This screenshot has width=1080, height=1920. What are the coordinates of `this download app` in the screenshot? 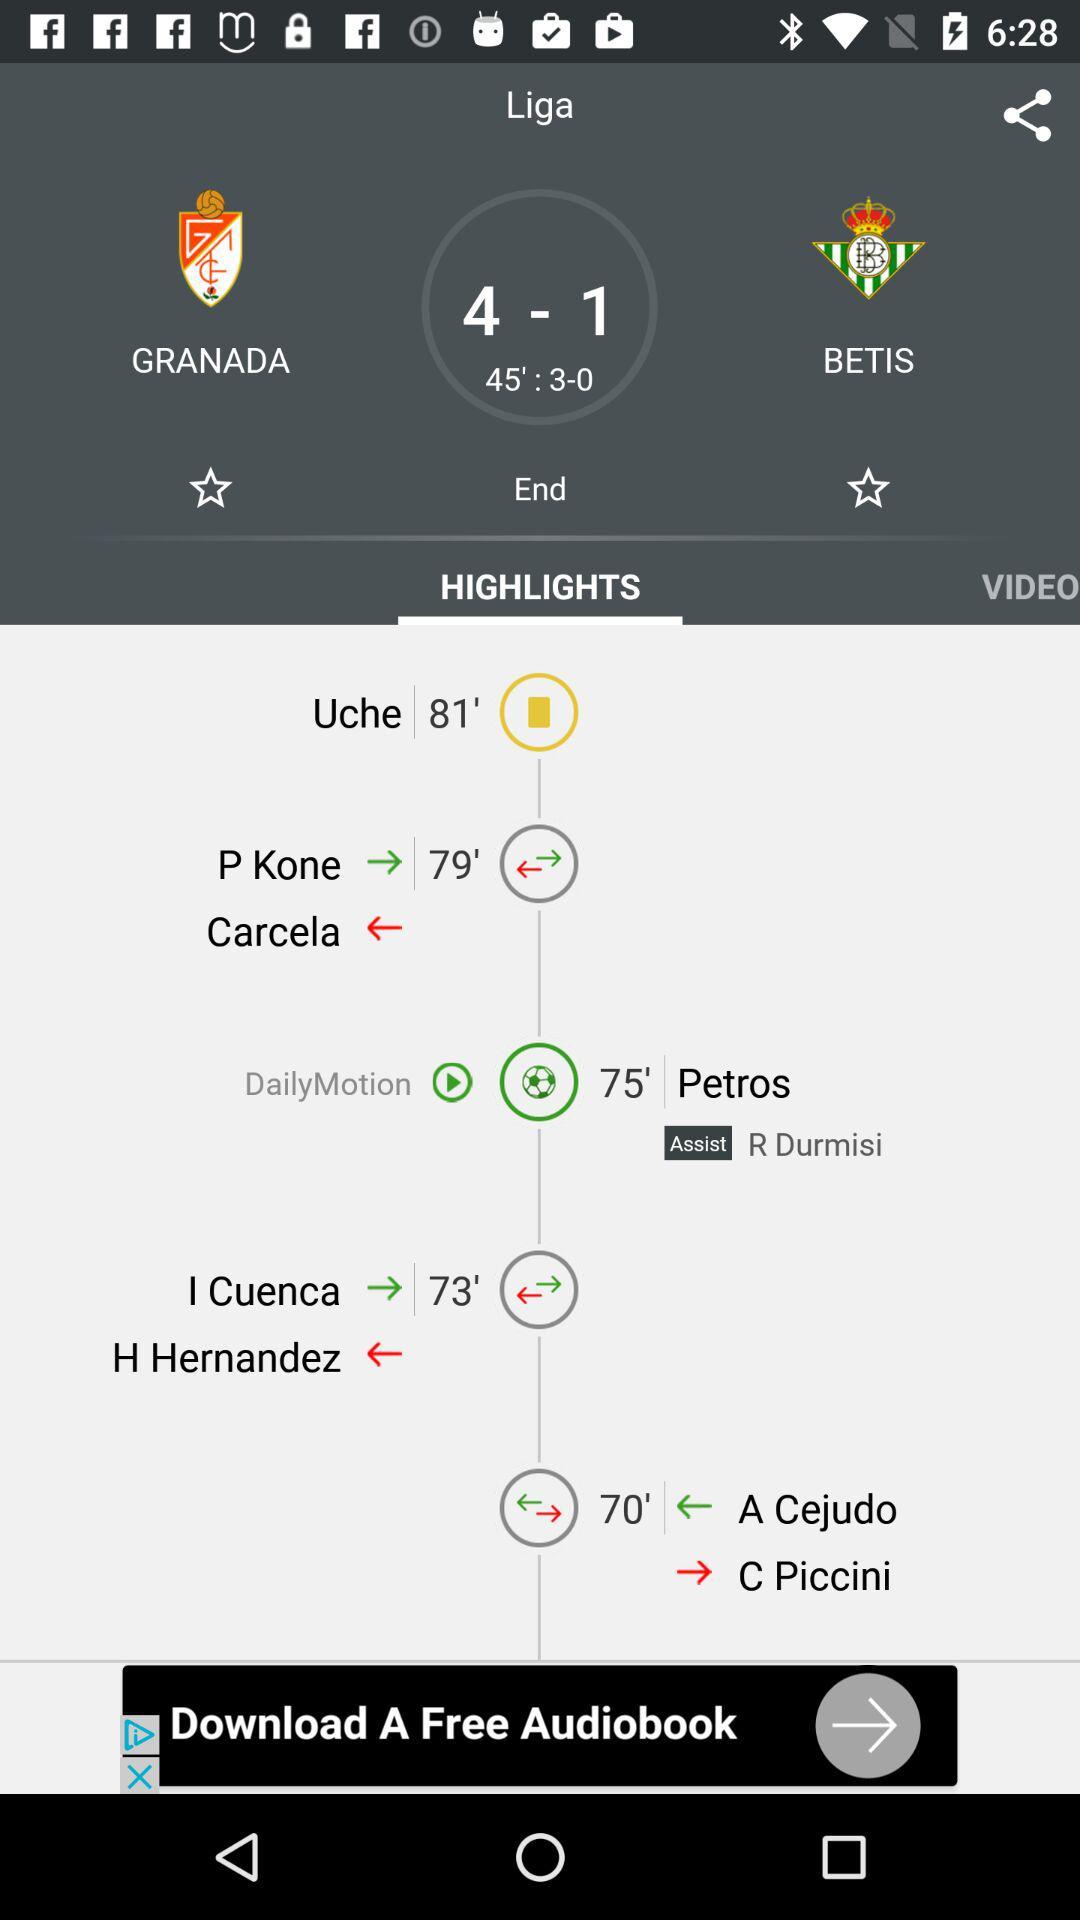 It's located at (540, 1727).